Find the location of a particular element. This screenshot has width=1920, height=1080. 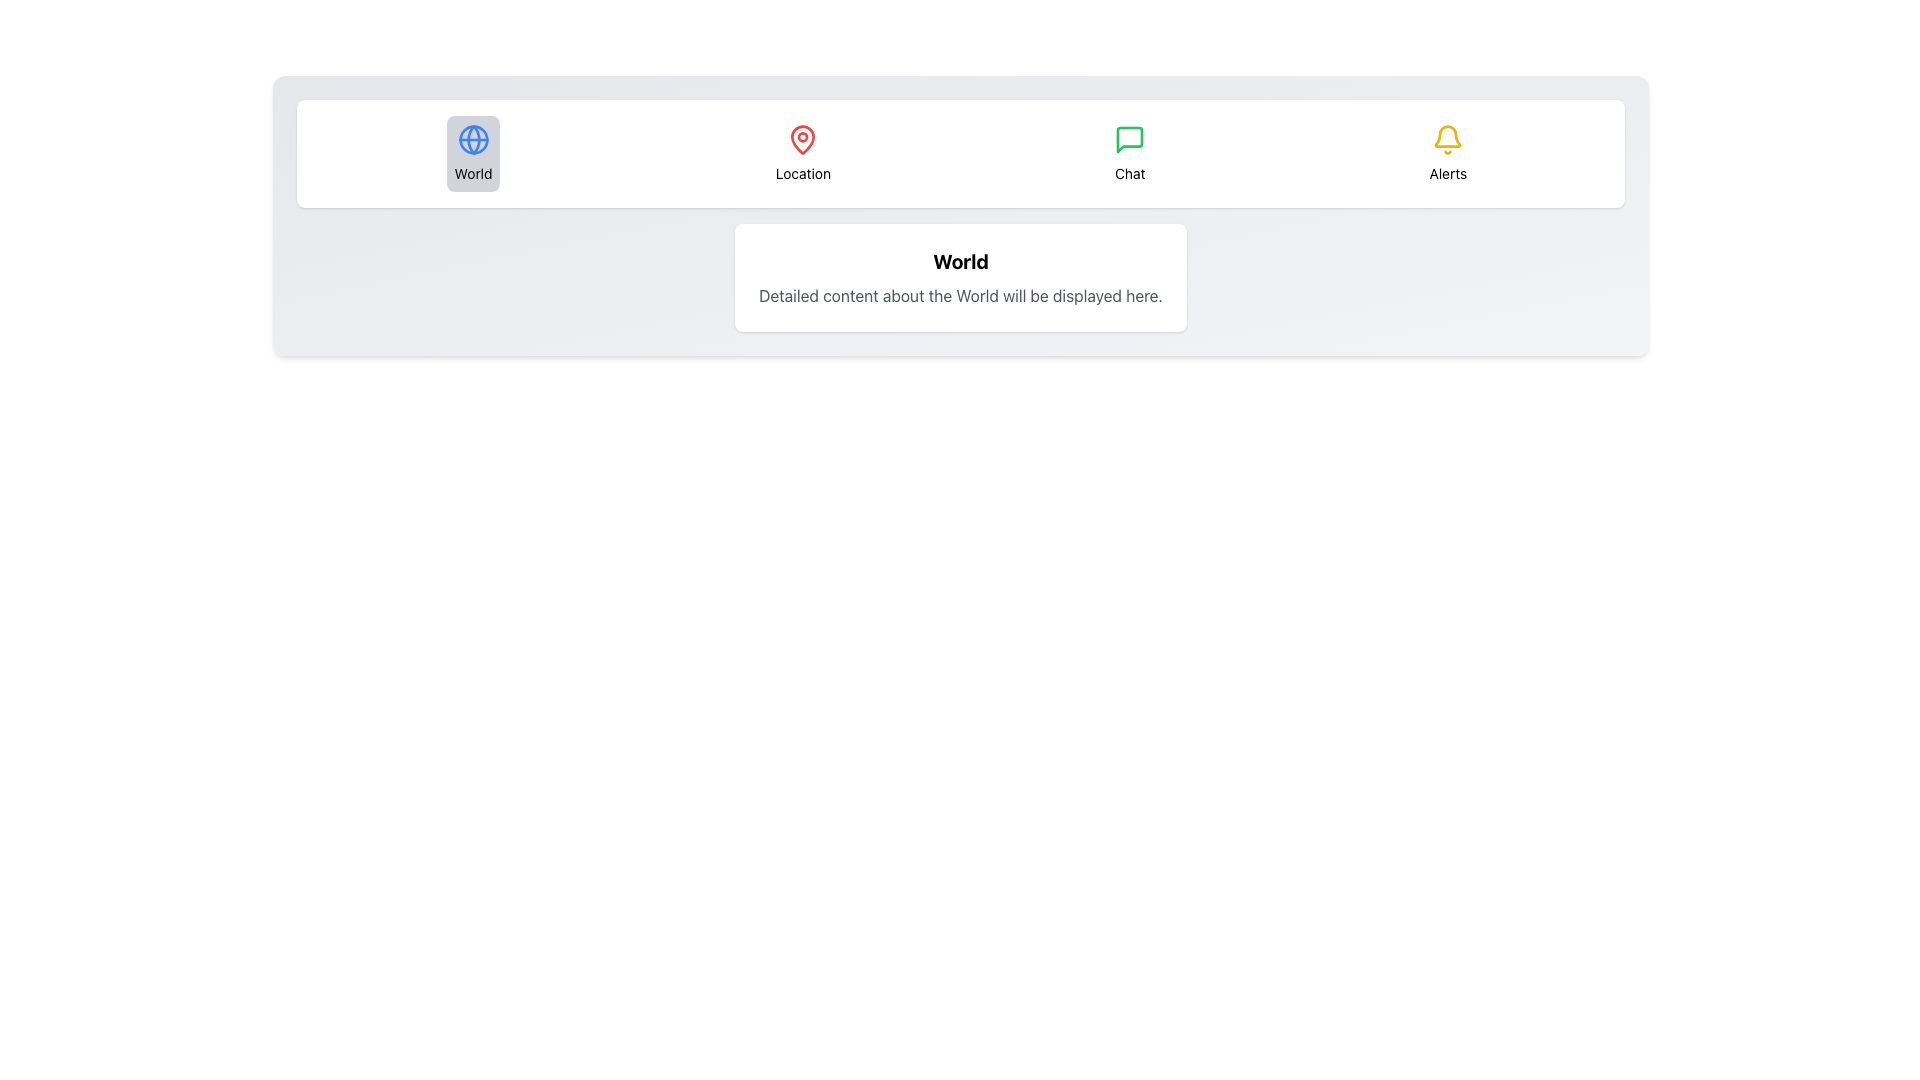

the green chat bubble icon located in the navigation bar area, positioned between a location icon and an alerts icon is located at coordinates (1130, 138).